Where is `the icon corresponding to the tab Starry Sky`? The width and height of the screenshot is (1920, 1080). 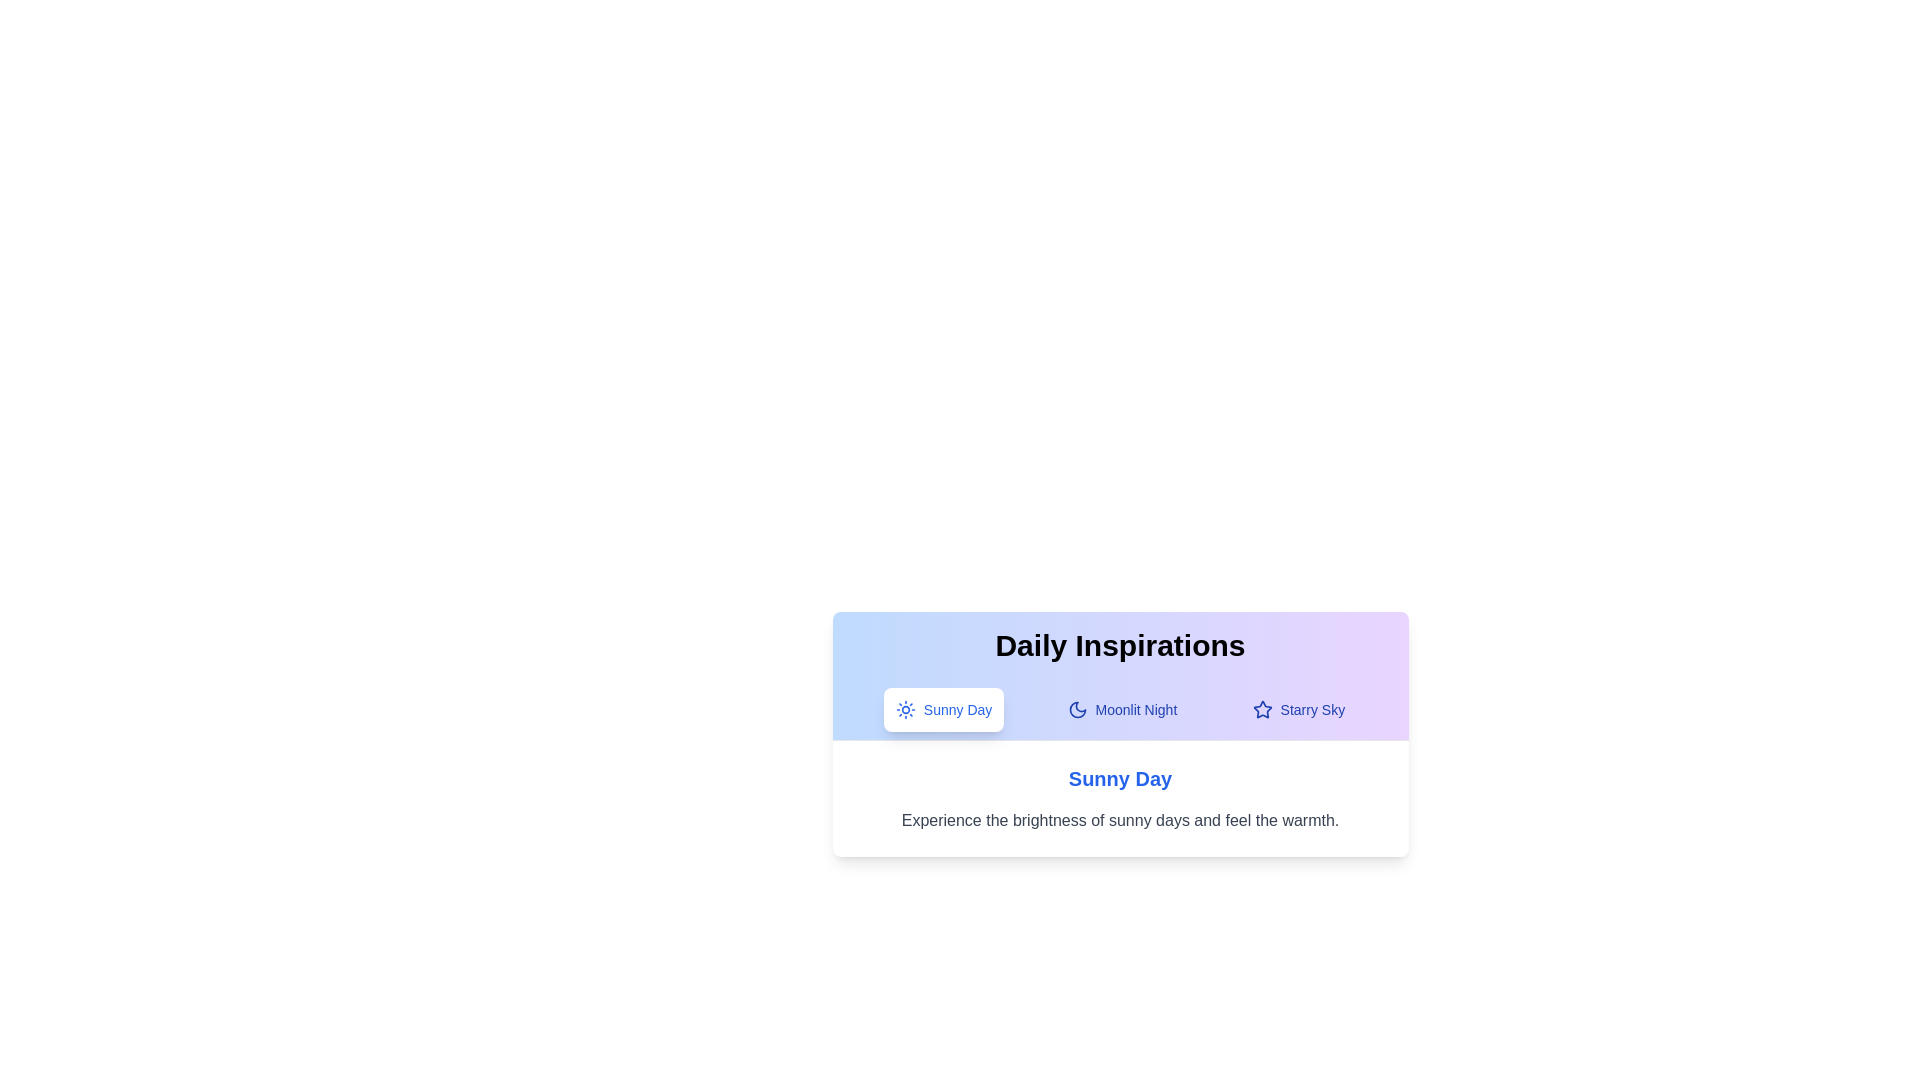
the icon corresponding to the tab Starry Sky is located at coordinates (1261, 708).